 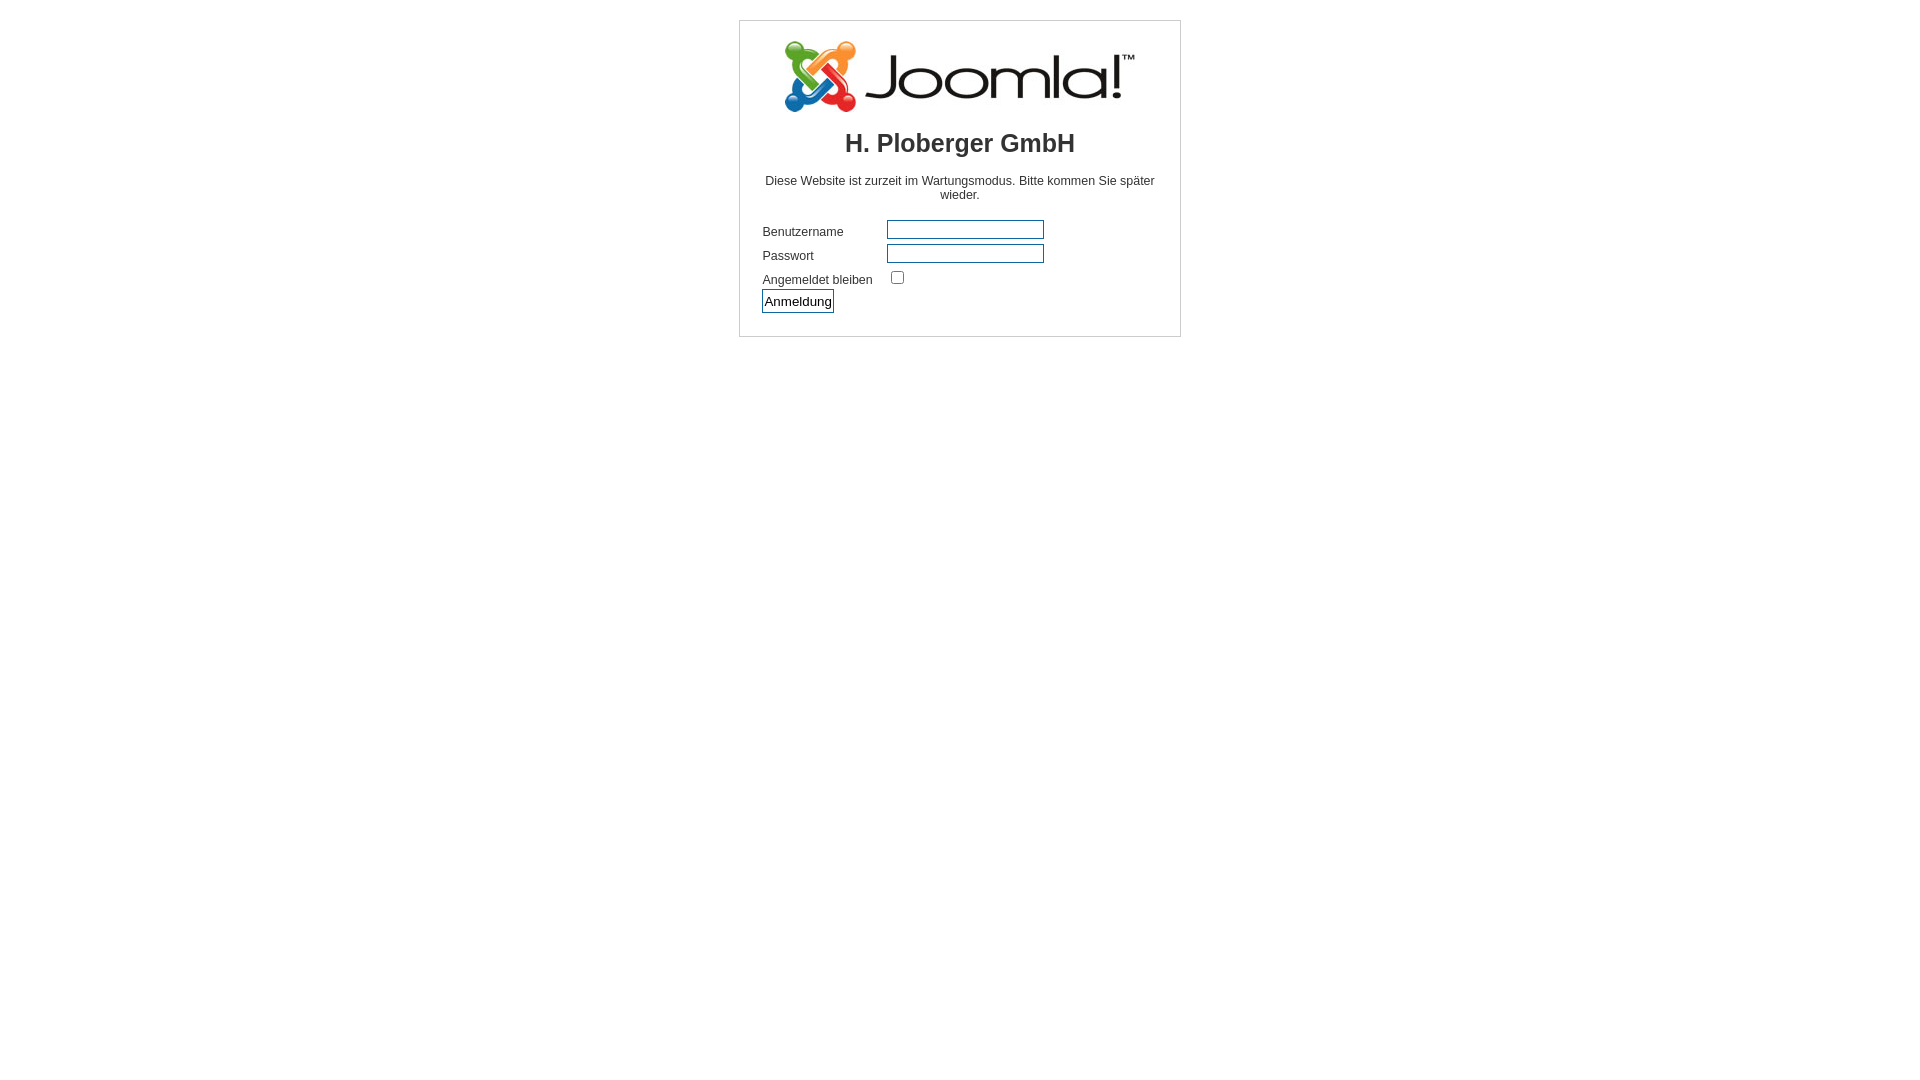 What do you see at coordinates (796, 300) in the screenshot?
I see `'Anmeldung'` at bounding box center [796, 300].